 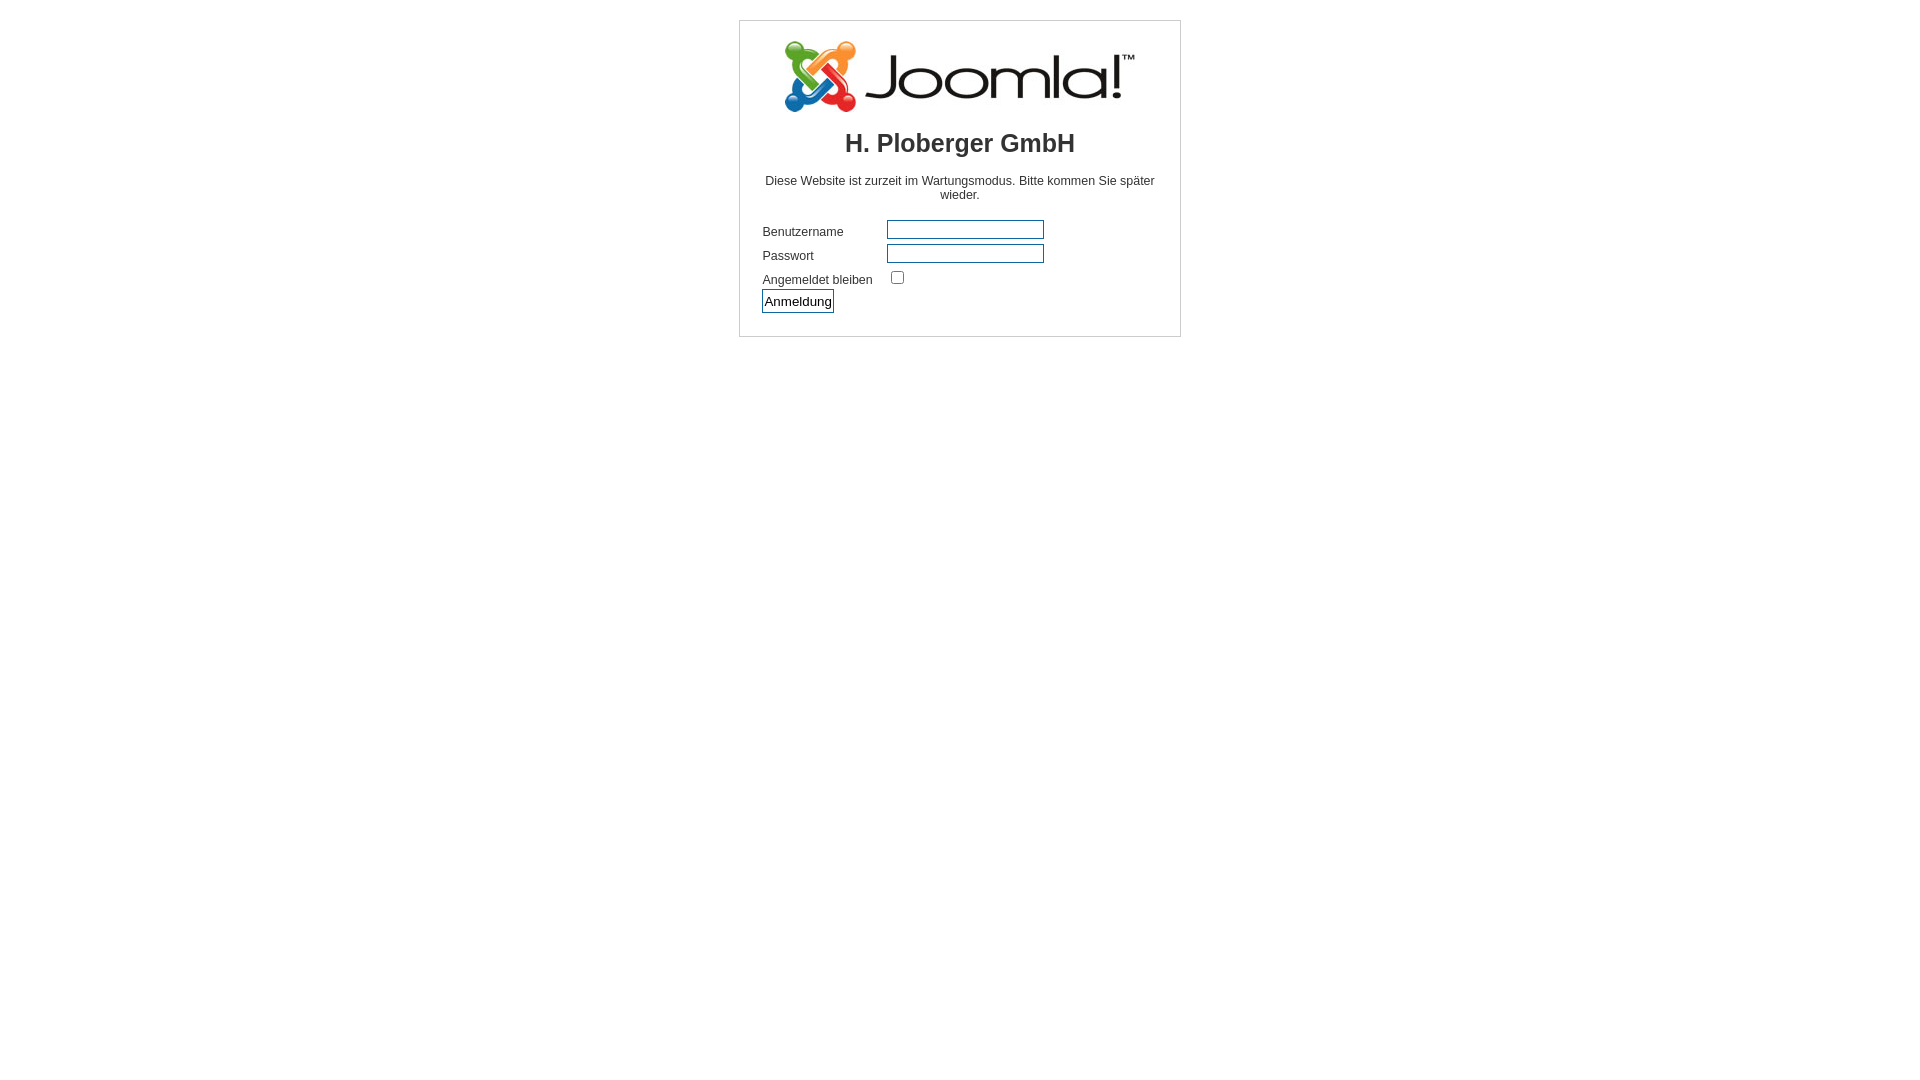 What do you see at coordinates (796, 300) in the screenshot?
I see `'Anmeldung'` at bounding box center [796, 300].